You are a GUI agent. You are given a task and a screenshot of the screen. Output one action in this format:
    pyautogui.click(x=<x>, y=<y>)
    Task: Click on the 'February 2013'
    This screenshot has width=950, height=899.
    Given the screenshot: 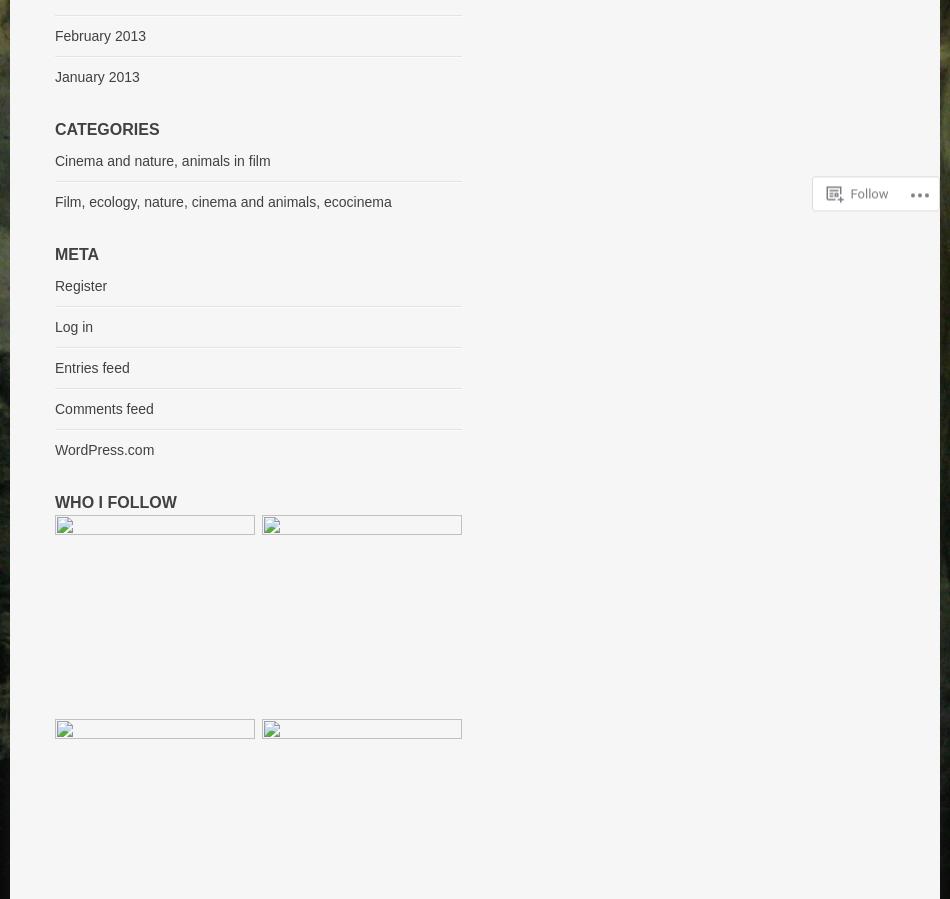 What is the action you would take?
    pyautogui.click(x=55, y=34)
    